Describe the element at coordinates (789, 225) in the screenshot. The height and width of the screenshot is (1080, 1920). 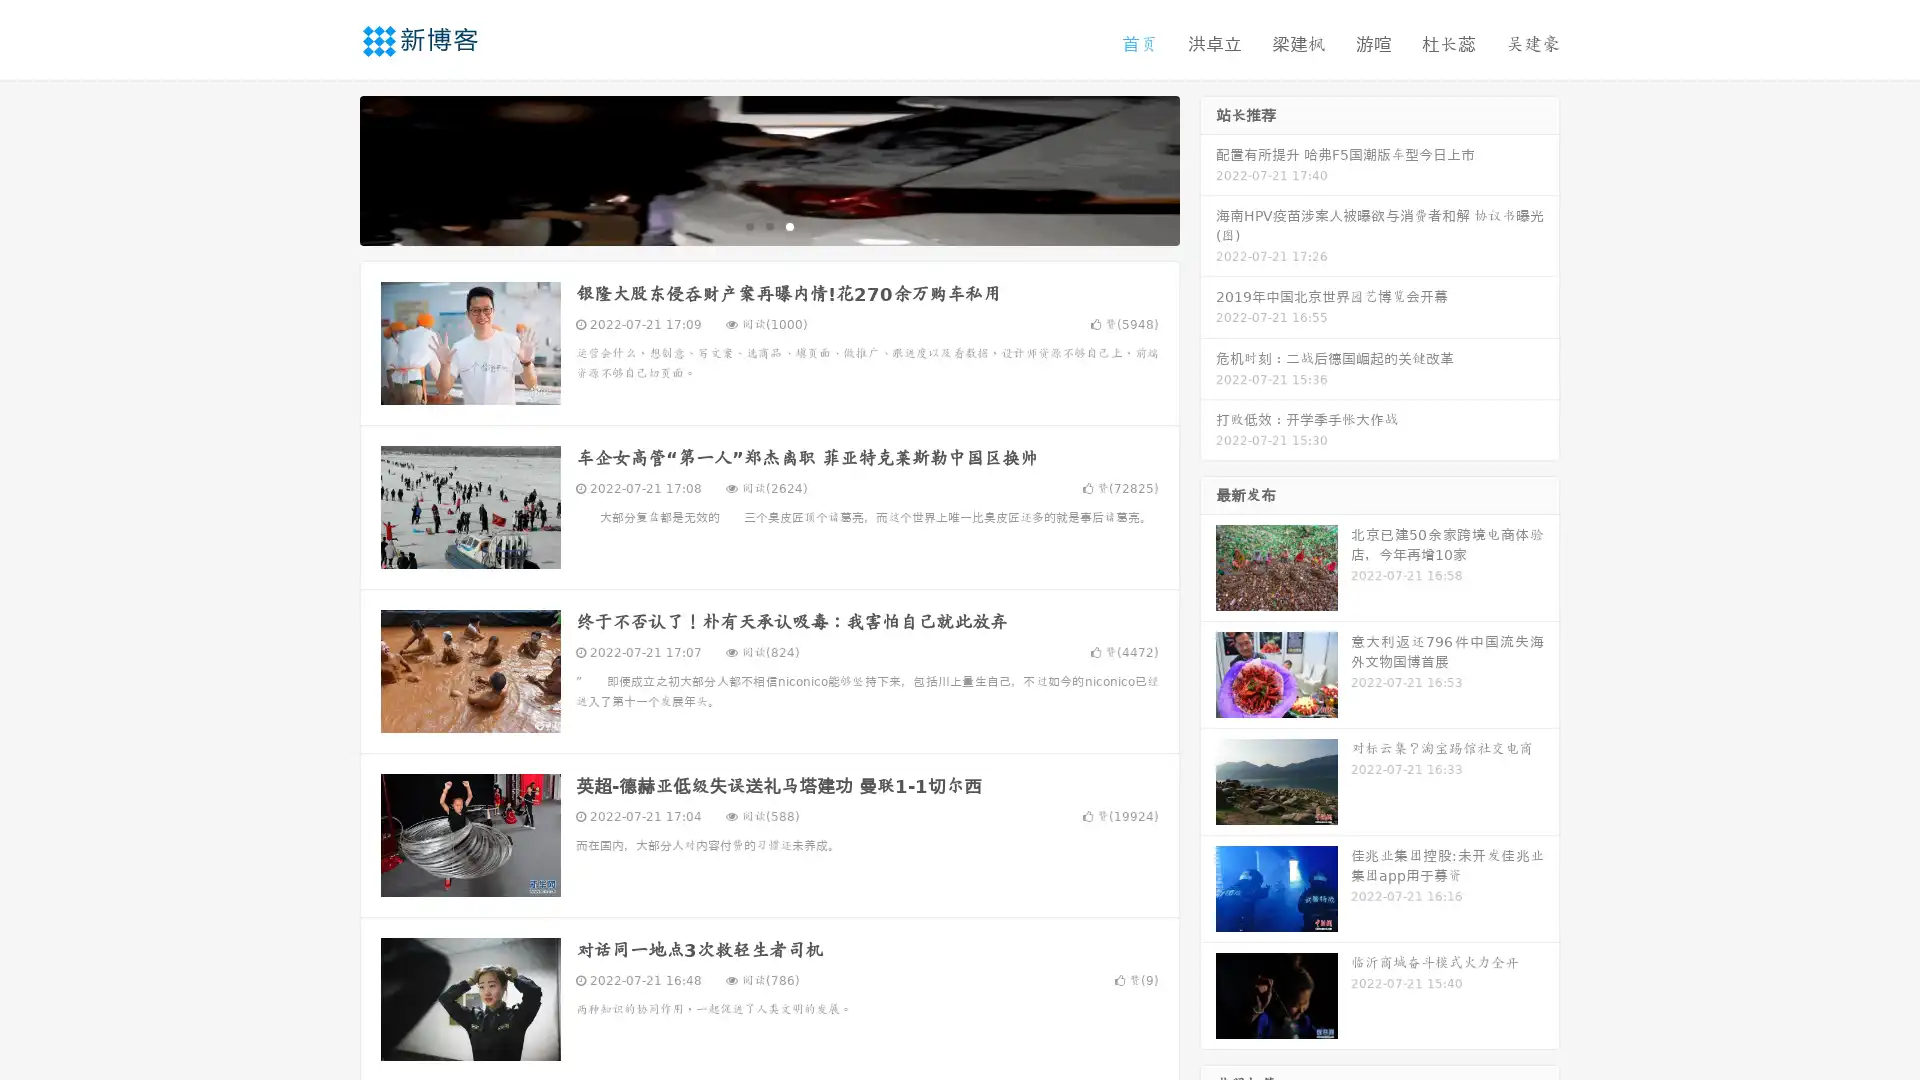
I see `Go to slide 3` at that location.